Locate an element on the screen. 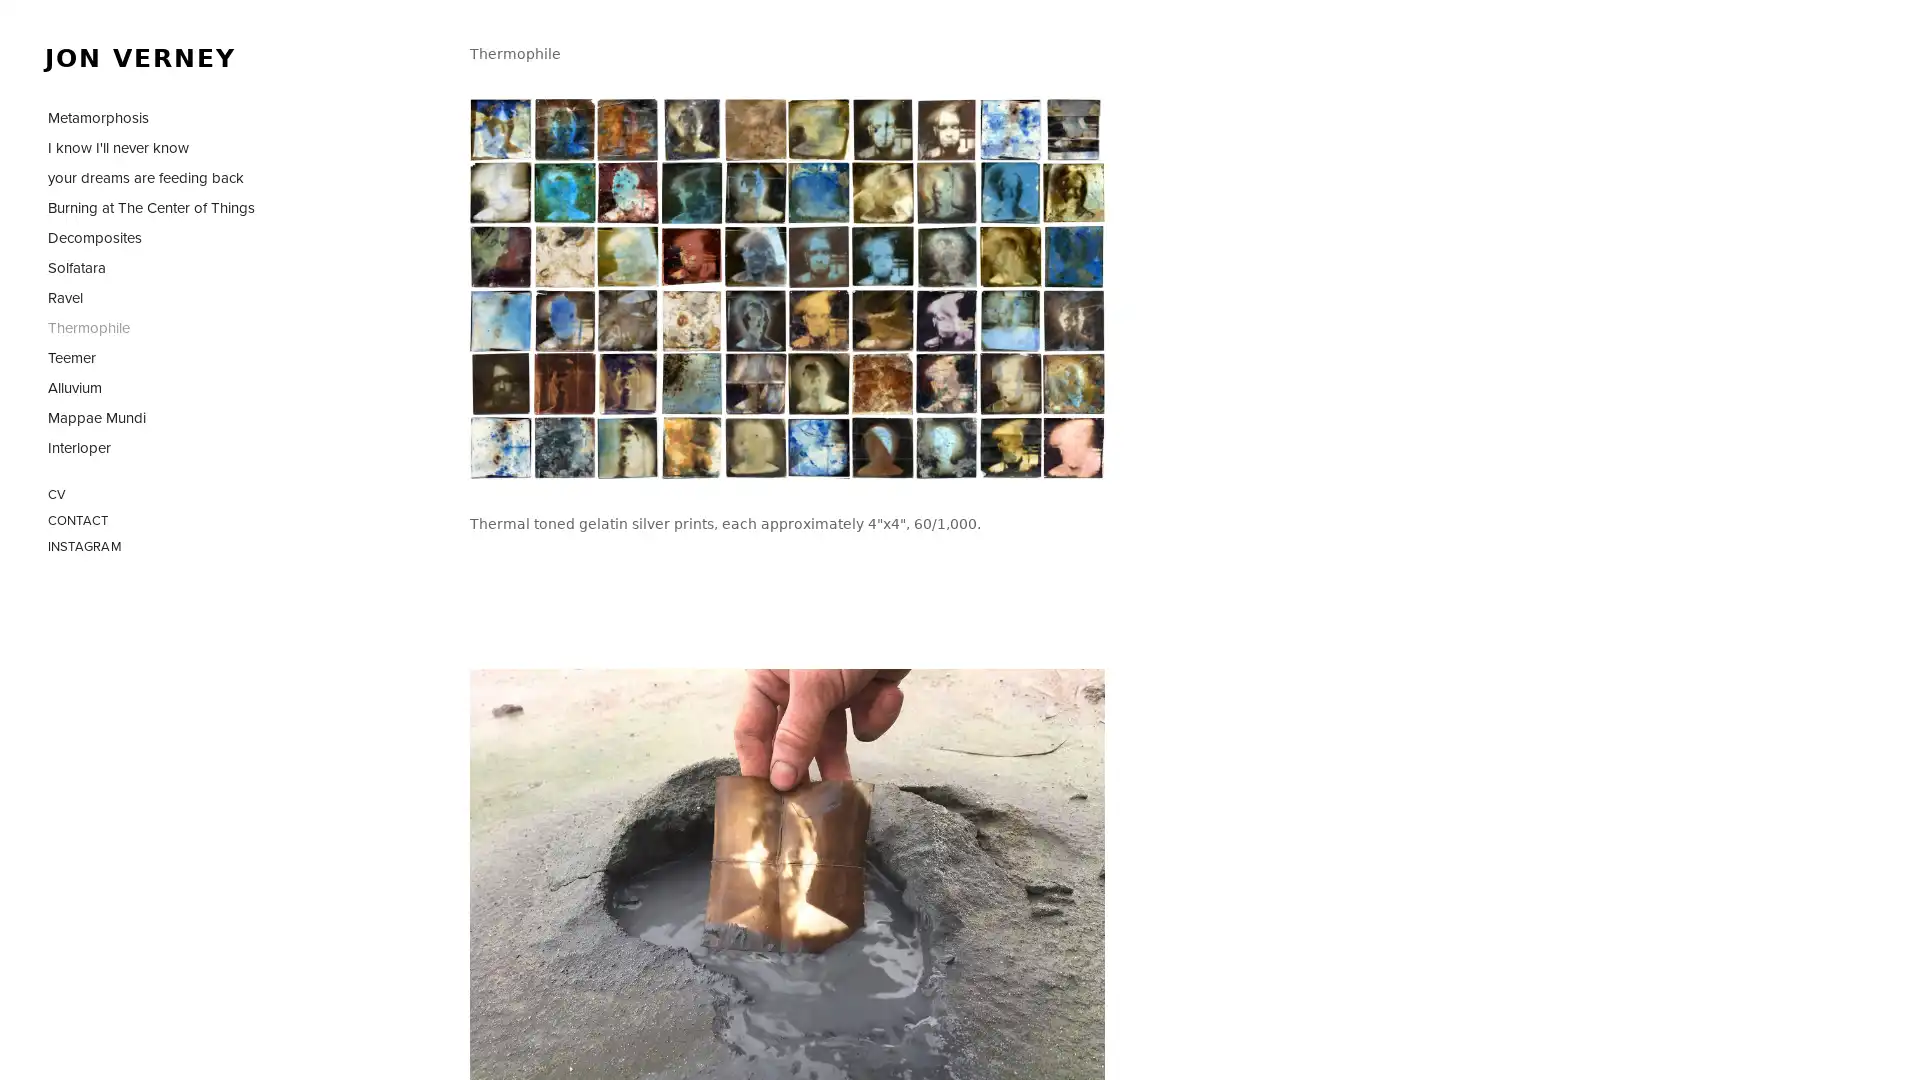 The height and width of the screenshot is (1080, 1920). View fullsize jon_verney_thermophile_20.jpg is located at coordinates (819, 384).